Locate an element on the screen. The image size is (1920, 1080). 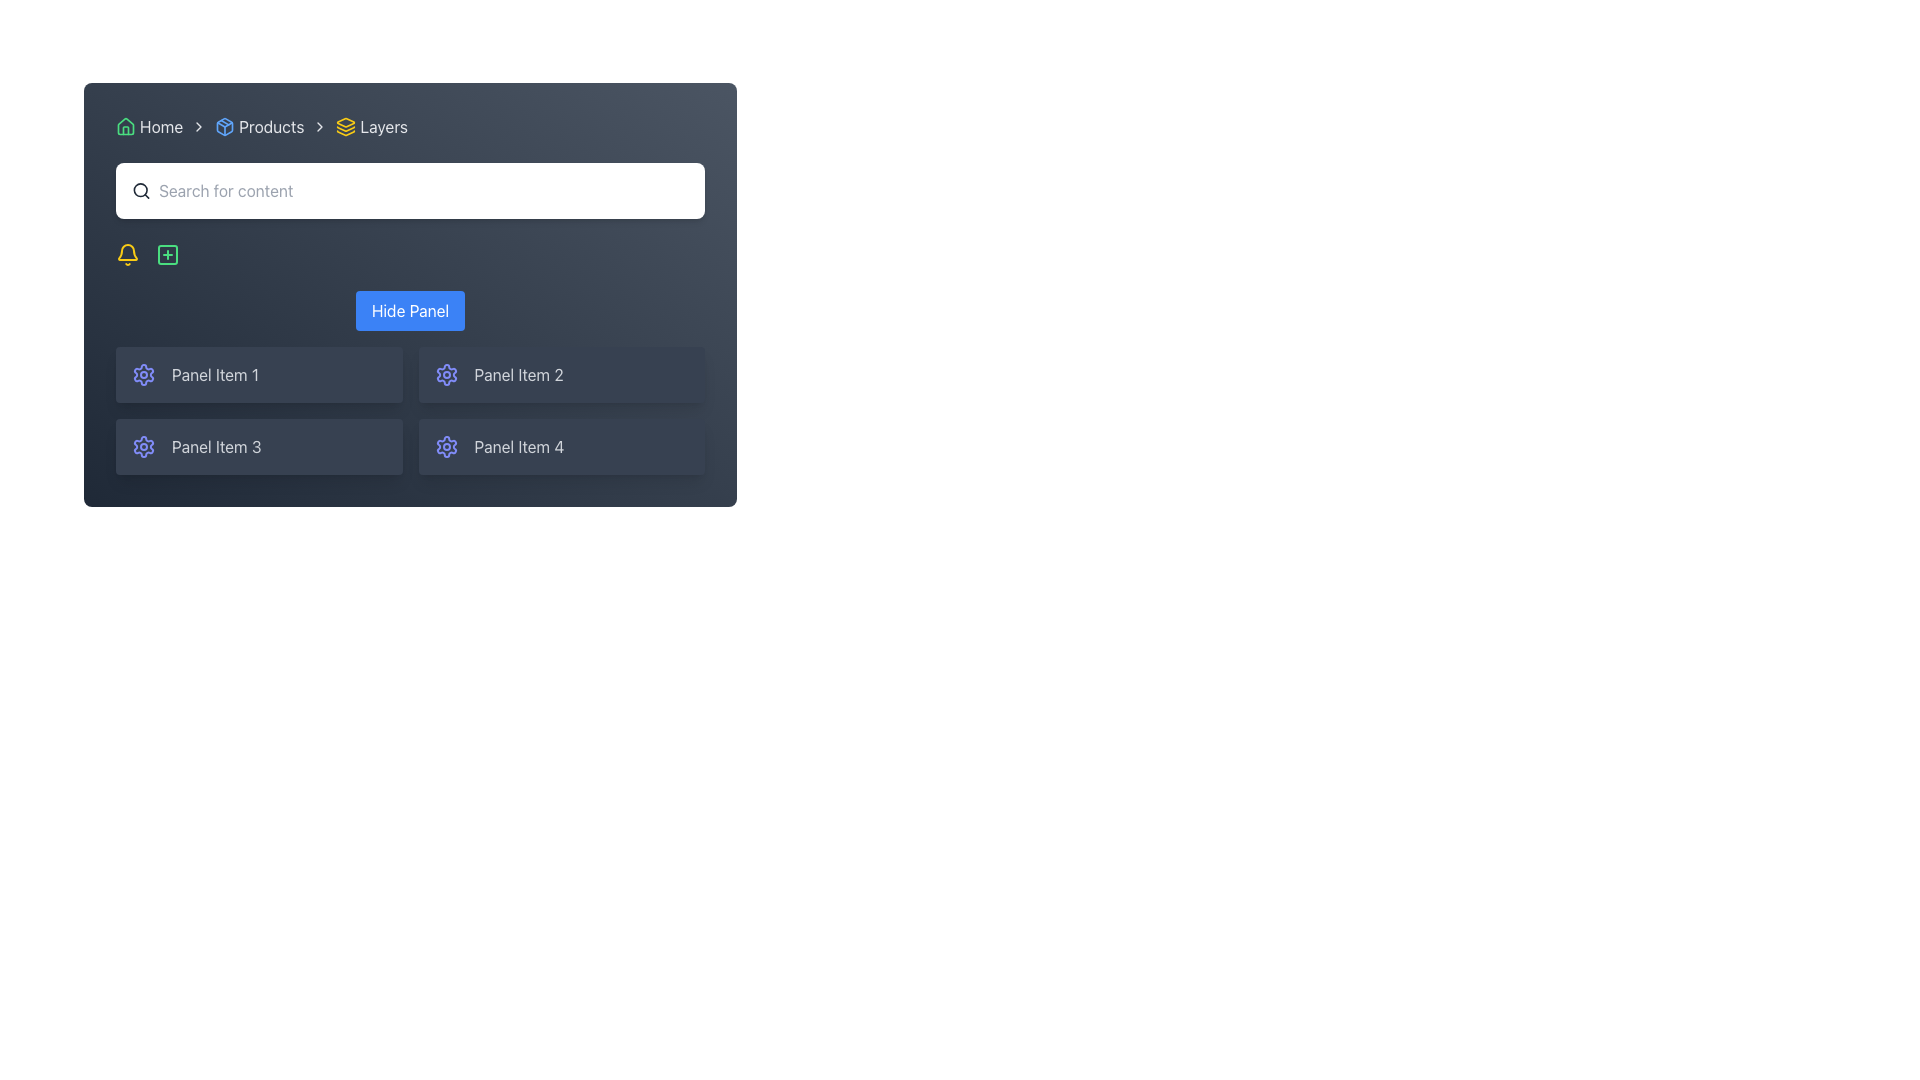
the settings icon located in 'Panel Item 2' of the second column in the two-by-two grid is located at coordinates (445, 374).